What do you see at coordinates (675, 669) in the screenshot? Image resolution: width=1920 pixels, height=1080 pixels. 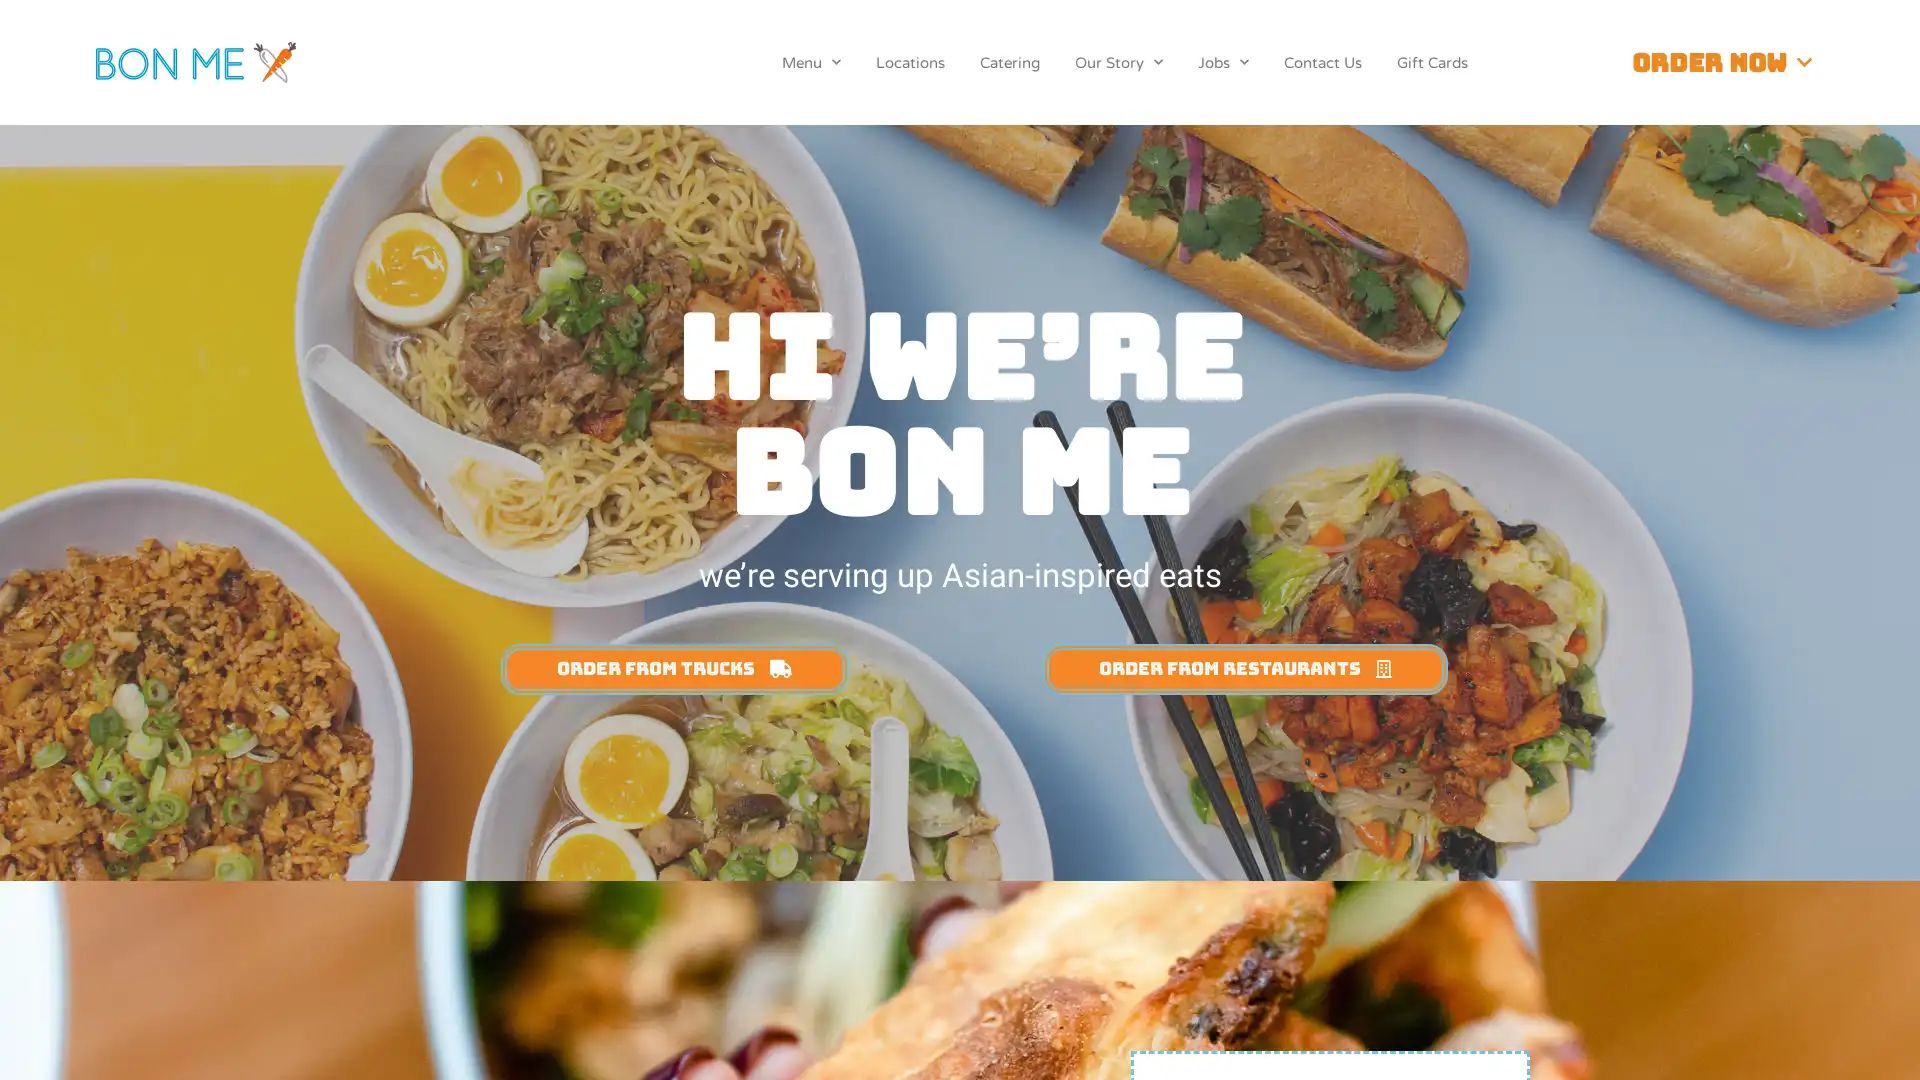 I see `ORDER FROM TRUCKS` at bounding box center [675, 669].